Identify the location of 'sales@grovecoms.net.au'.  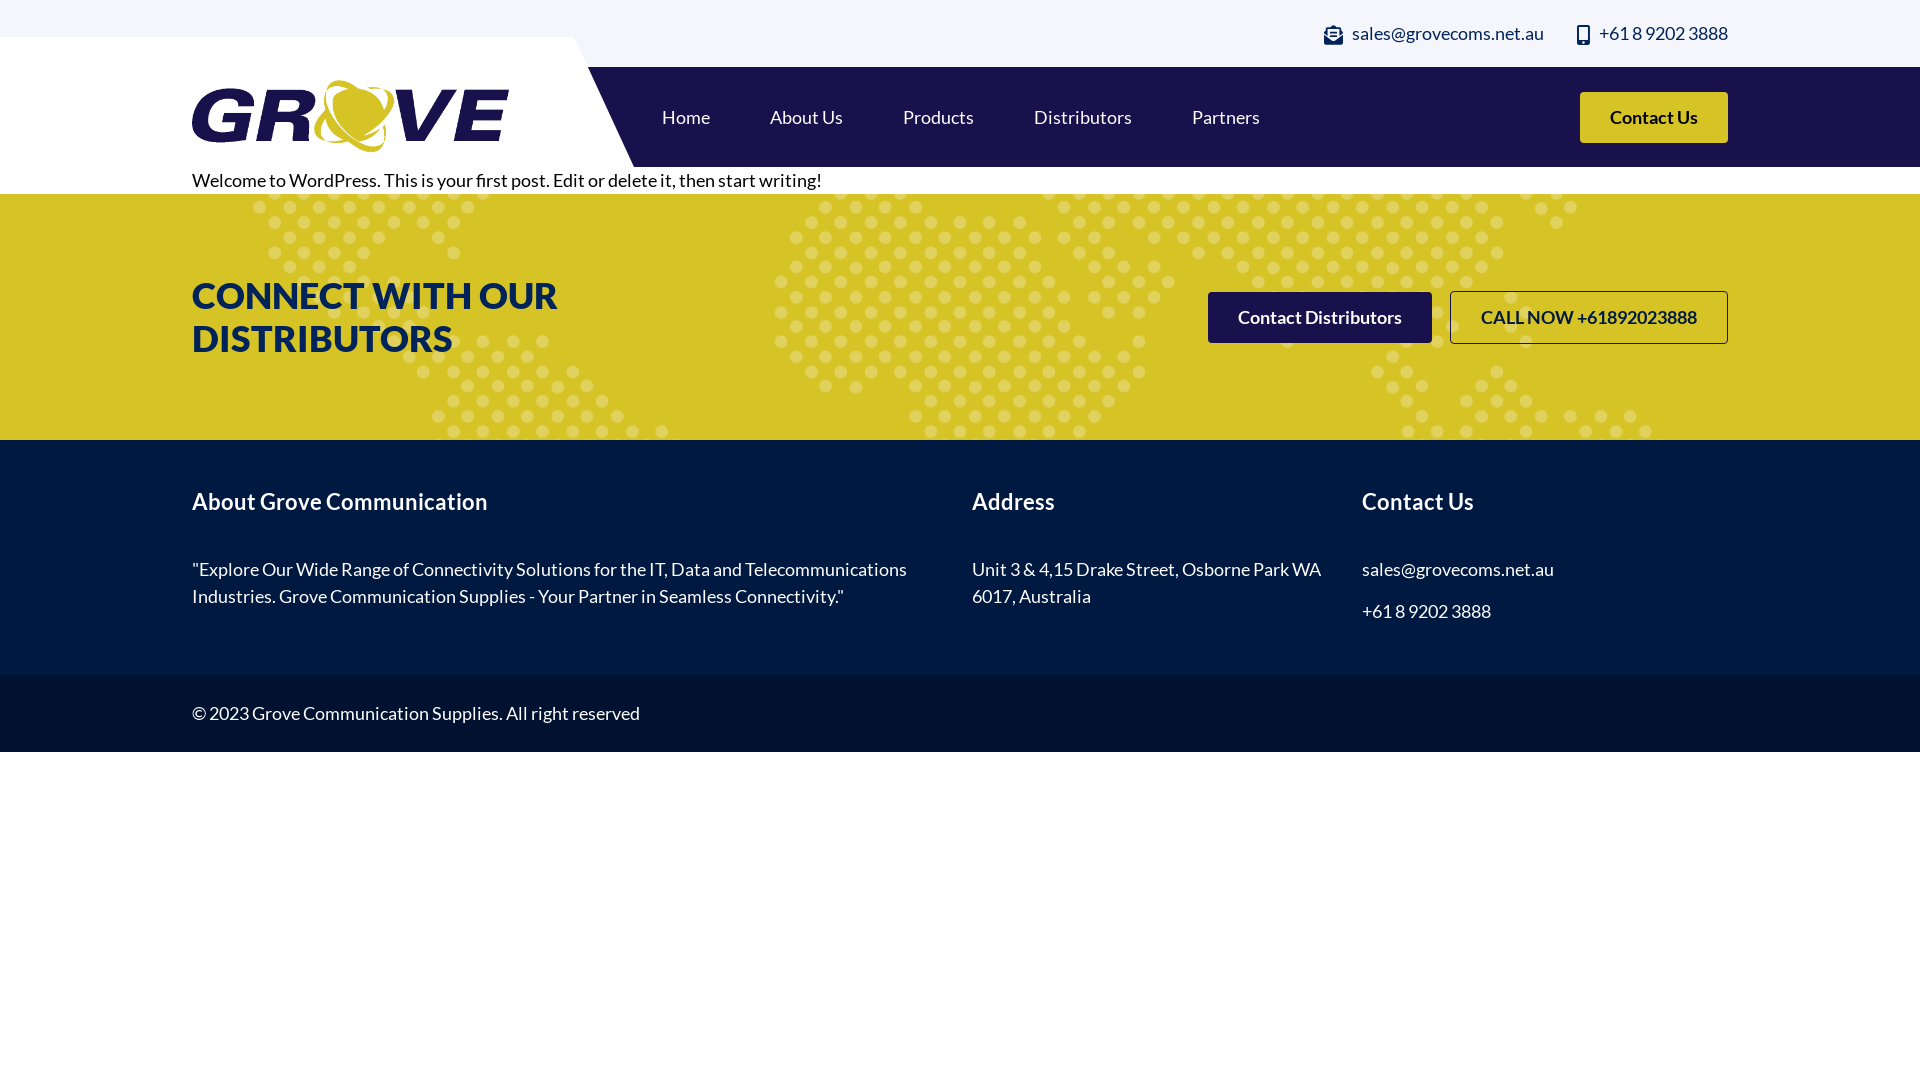
(1433, 33).